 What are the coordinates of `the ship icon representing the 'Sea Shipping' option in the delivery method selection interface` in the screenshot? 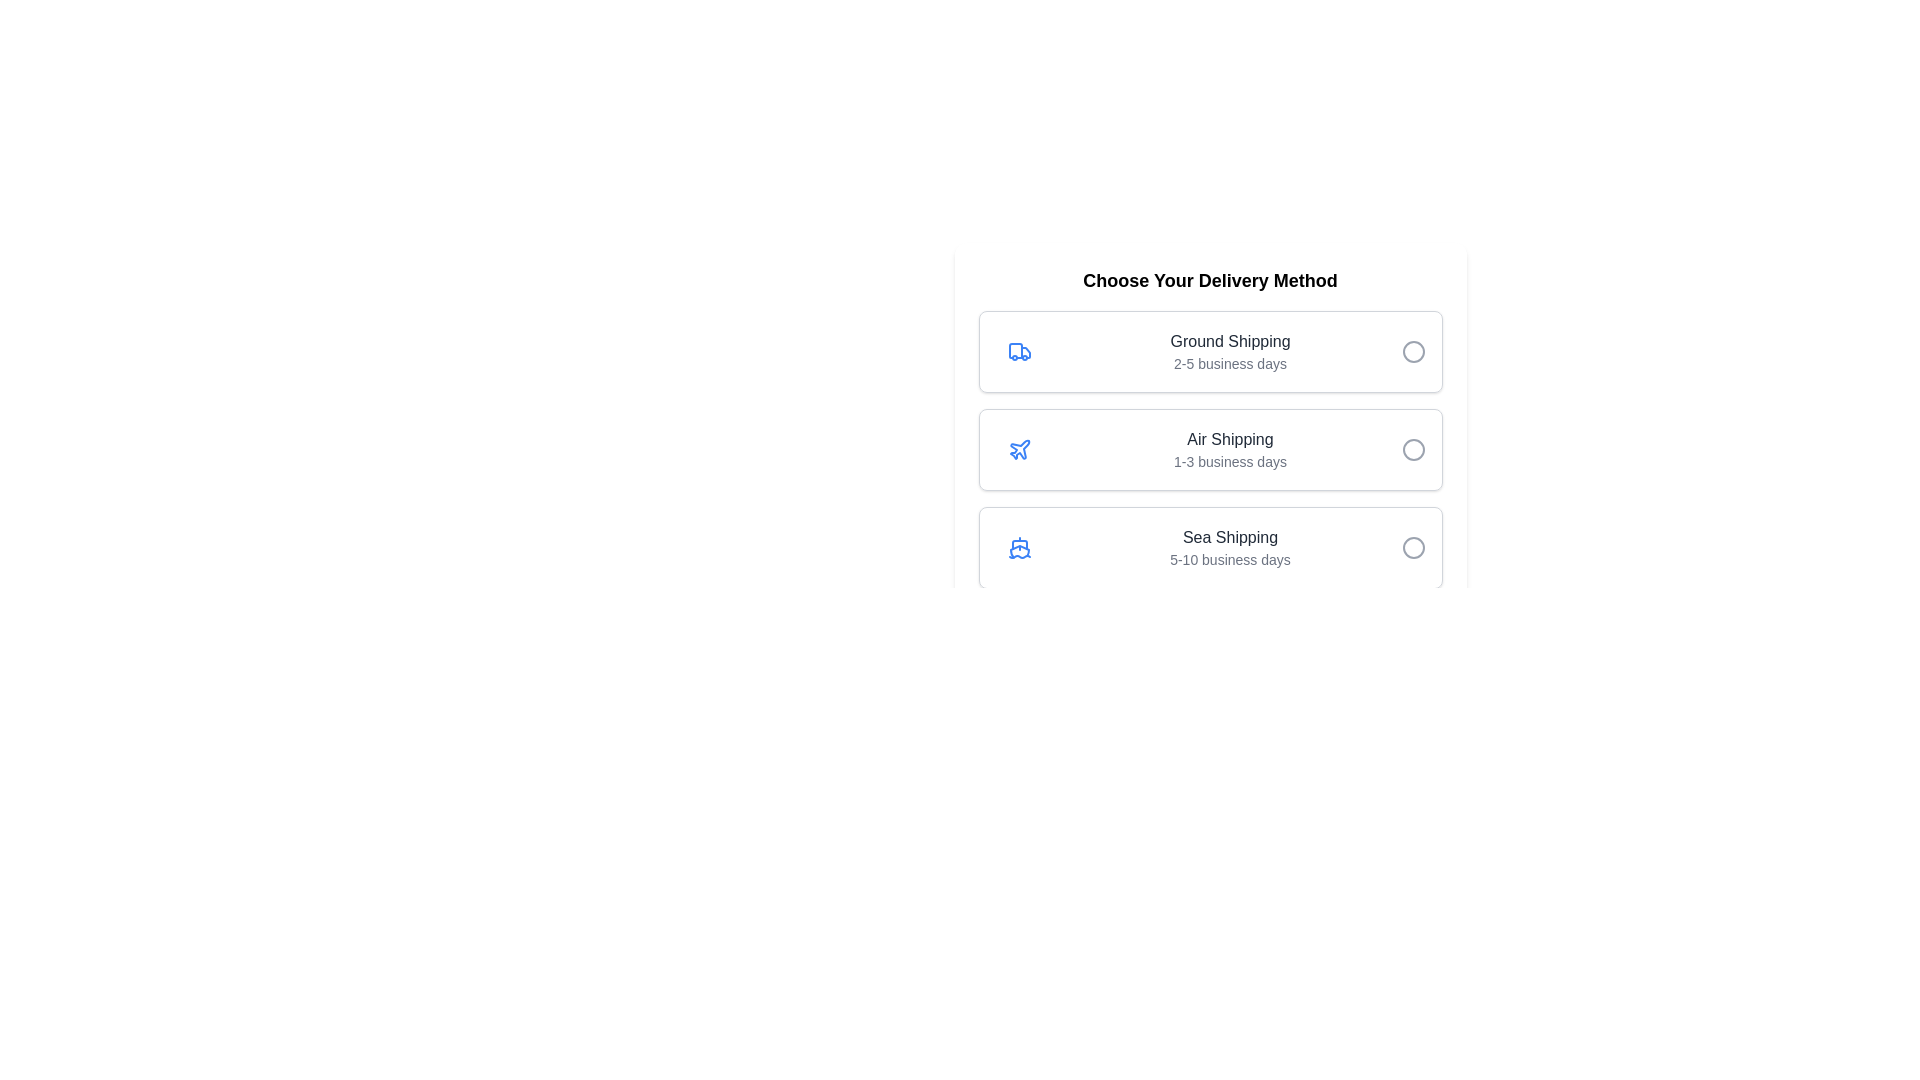 It's located at (1019, 547).